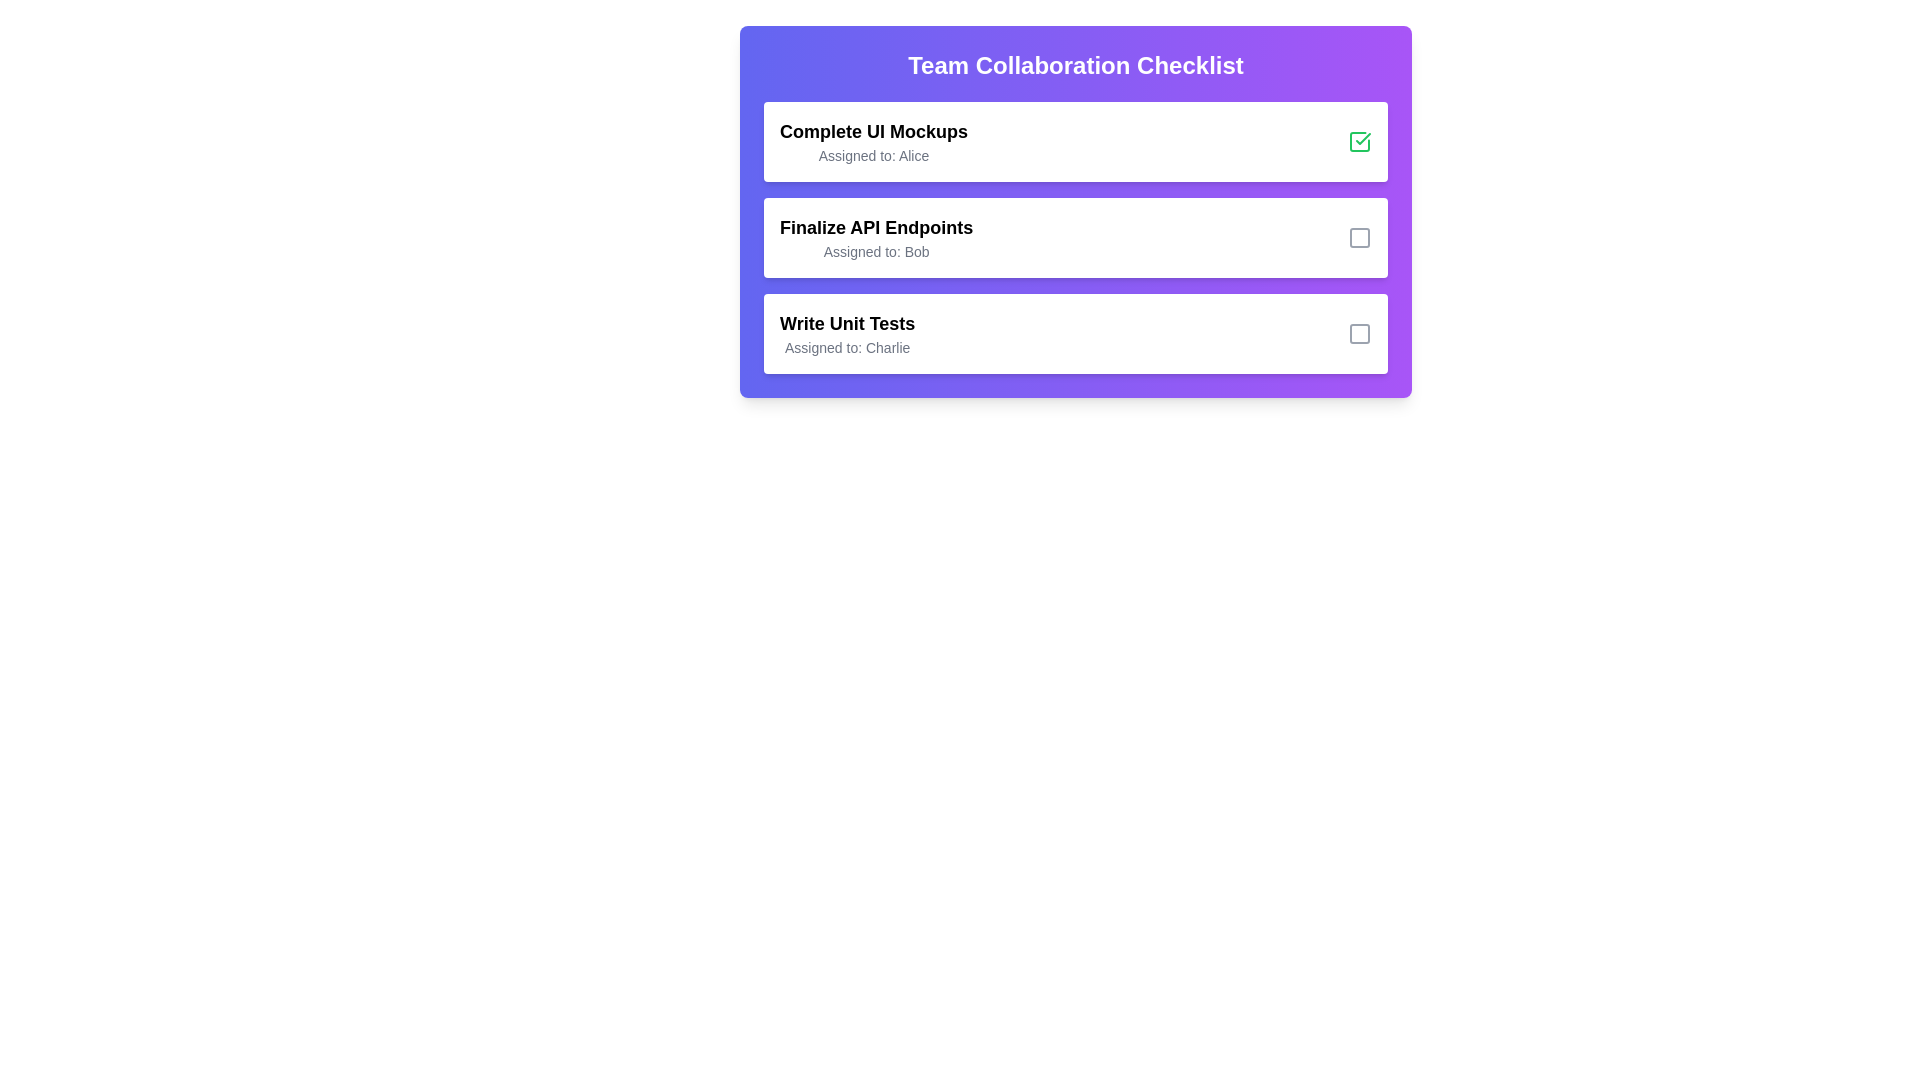 The width and height of the screenshot is (1920, 1080). What do you see at coordinates (873, 154) in the screenshot?
I see `the Text Label displaying the assignee's name for the task in the checklist item below 'Complete UI Mockups'` at bounding box center [873, 154].